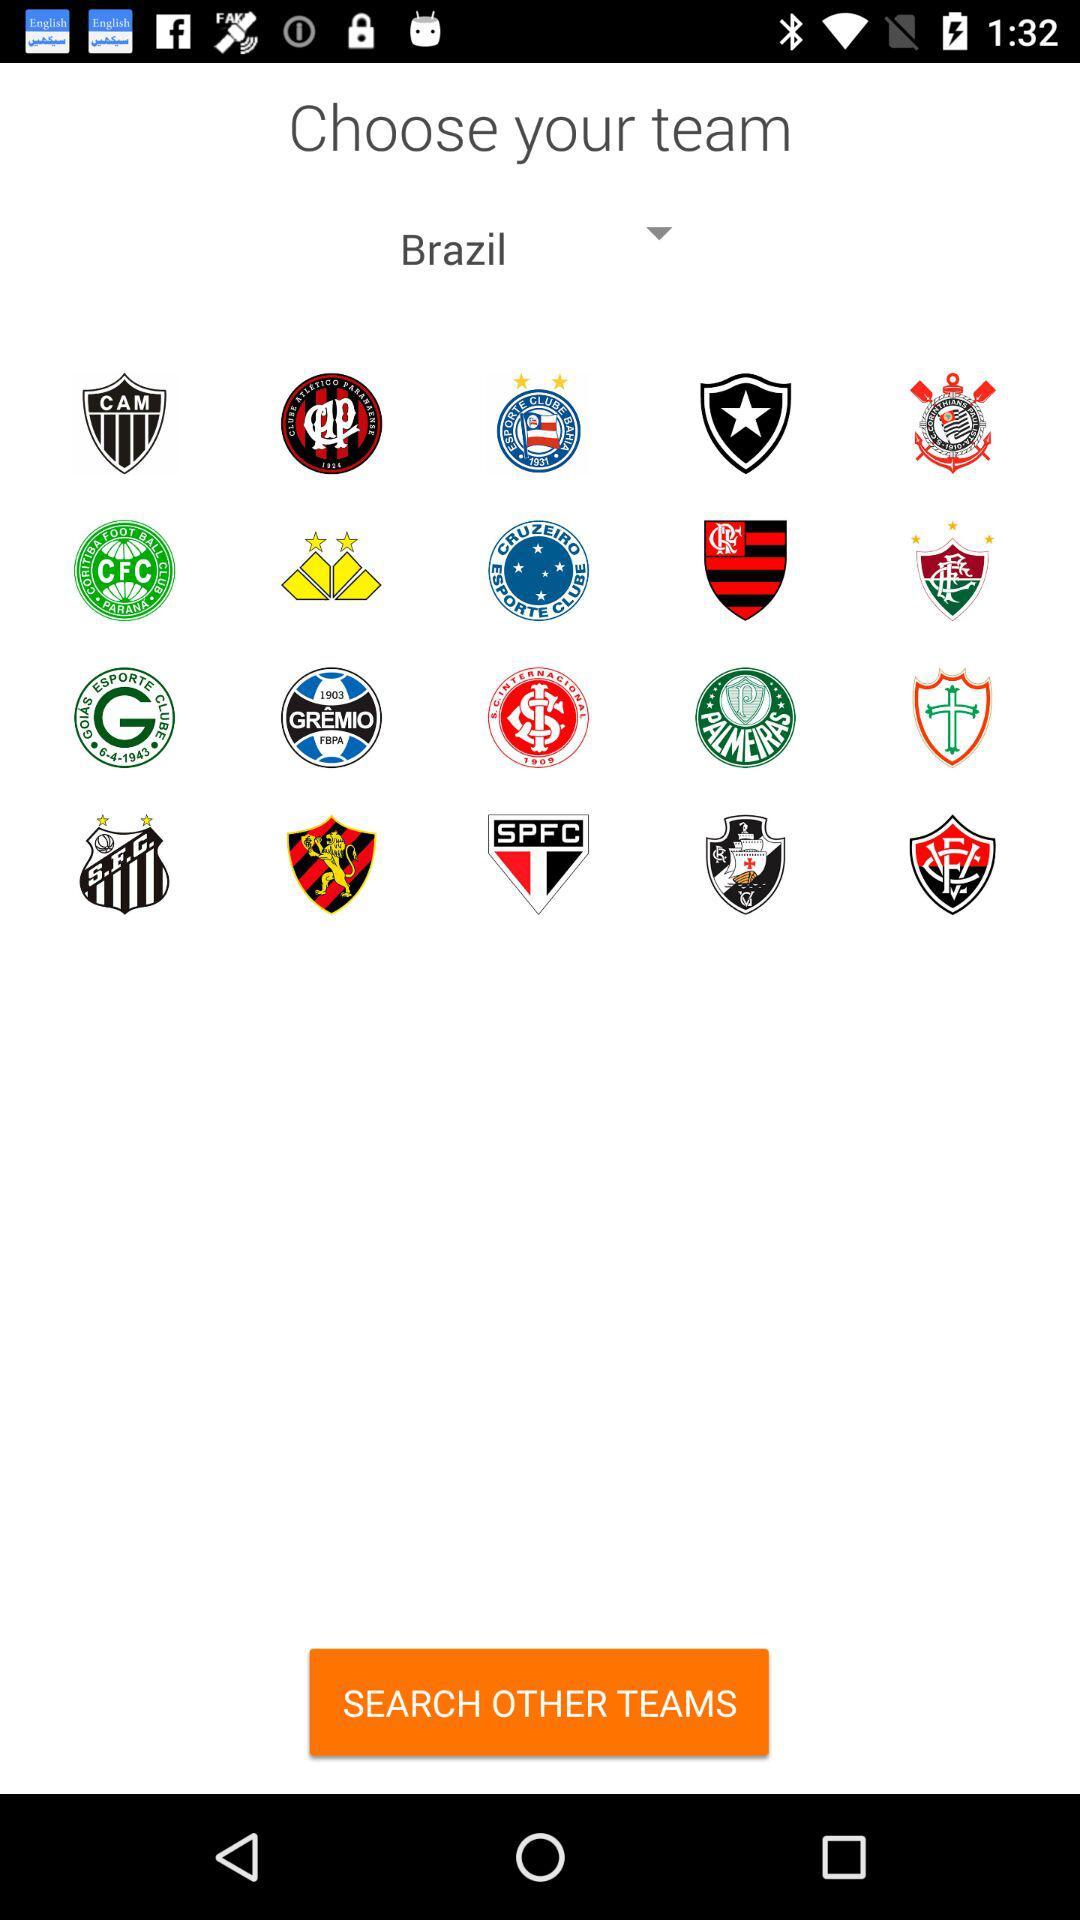 The width and height of the screenshot is (1080, 1920). Describe the element at coordinates (745, 717) in the screenshot. I see `selects a team` at that location.